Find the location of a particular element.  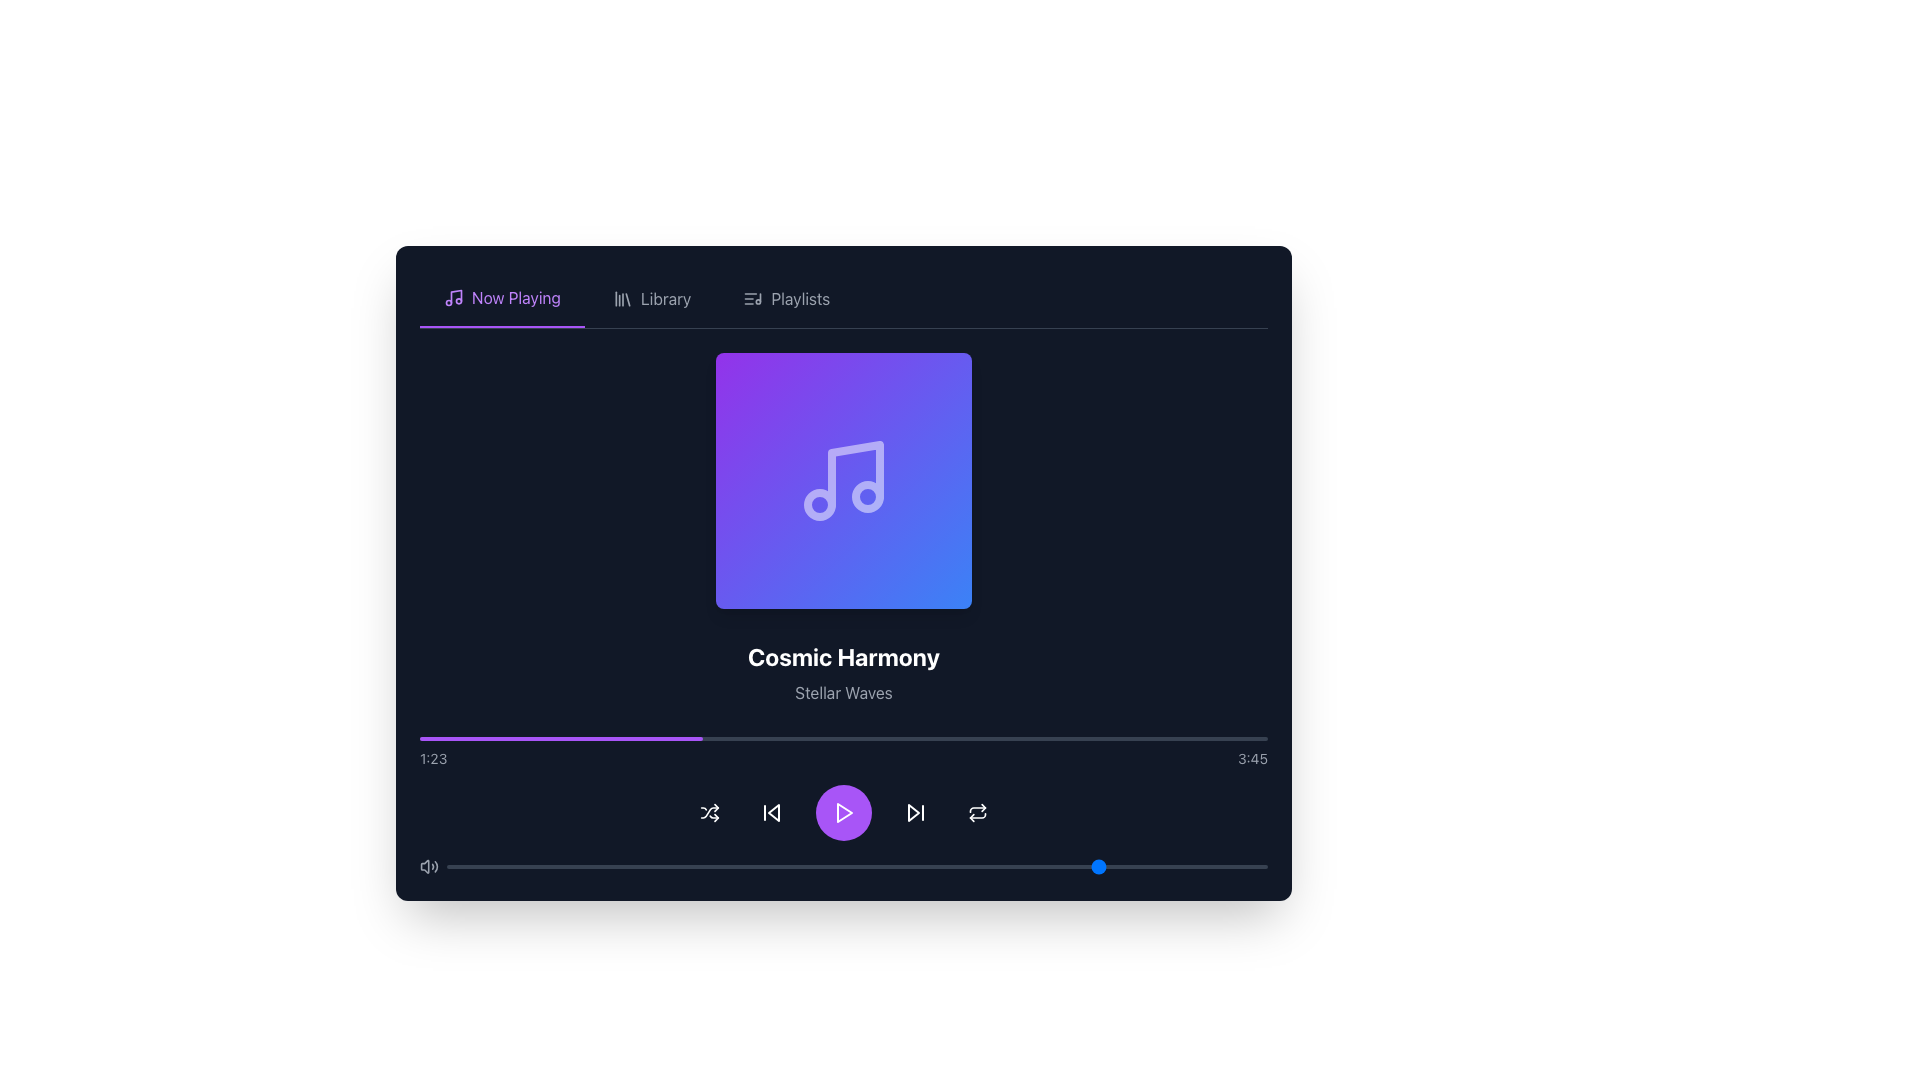

the 'Playlists' navigation link located in the top navigation bar is located at coordinates (800, 299).